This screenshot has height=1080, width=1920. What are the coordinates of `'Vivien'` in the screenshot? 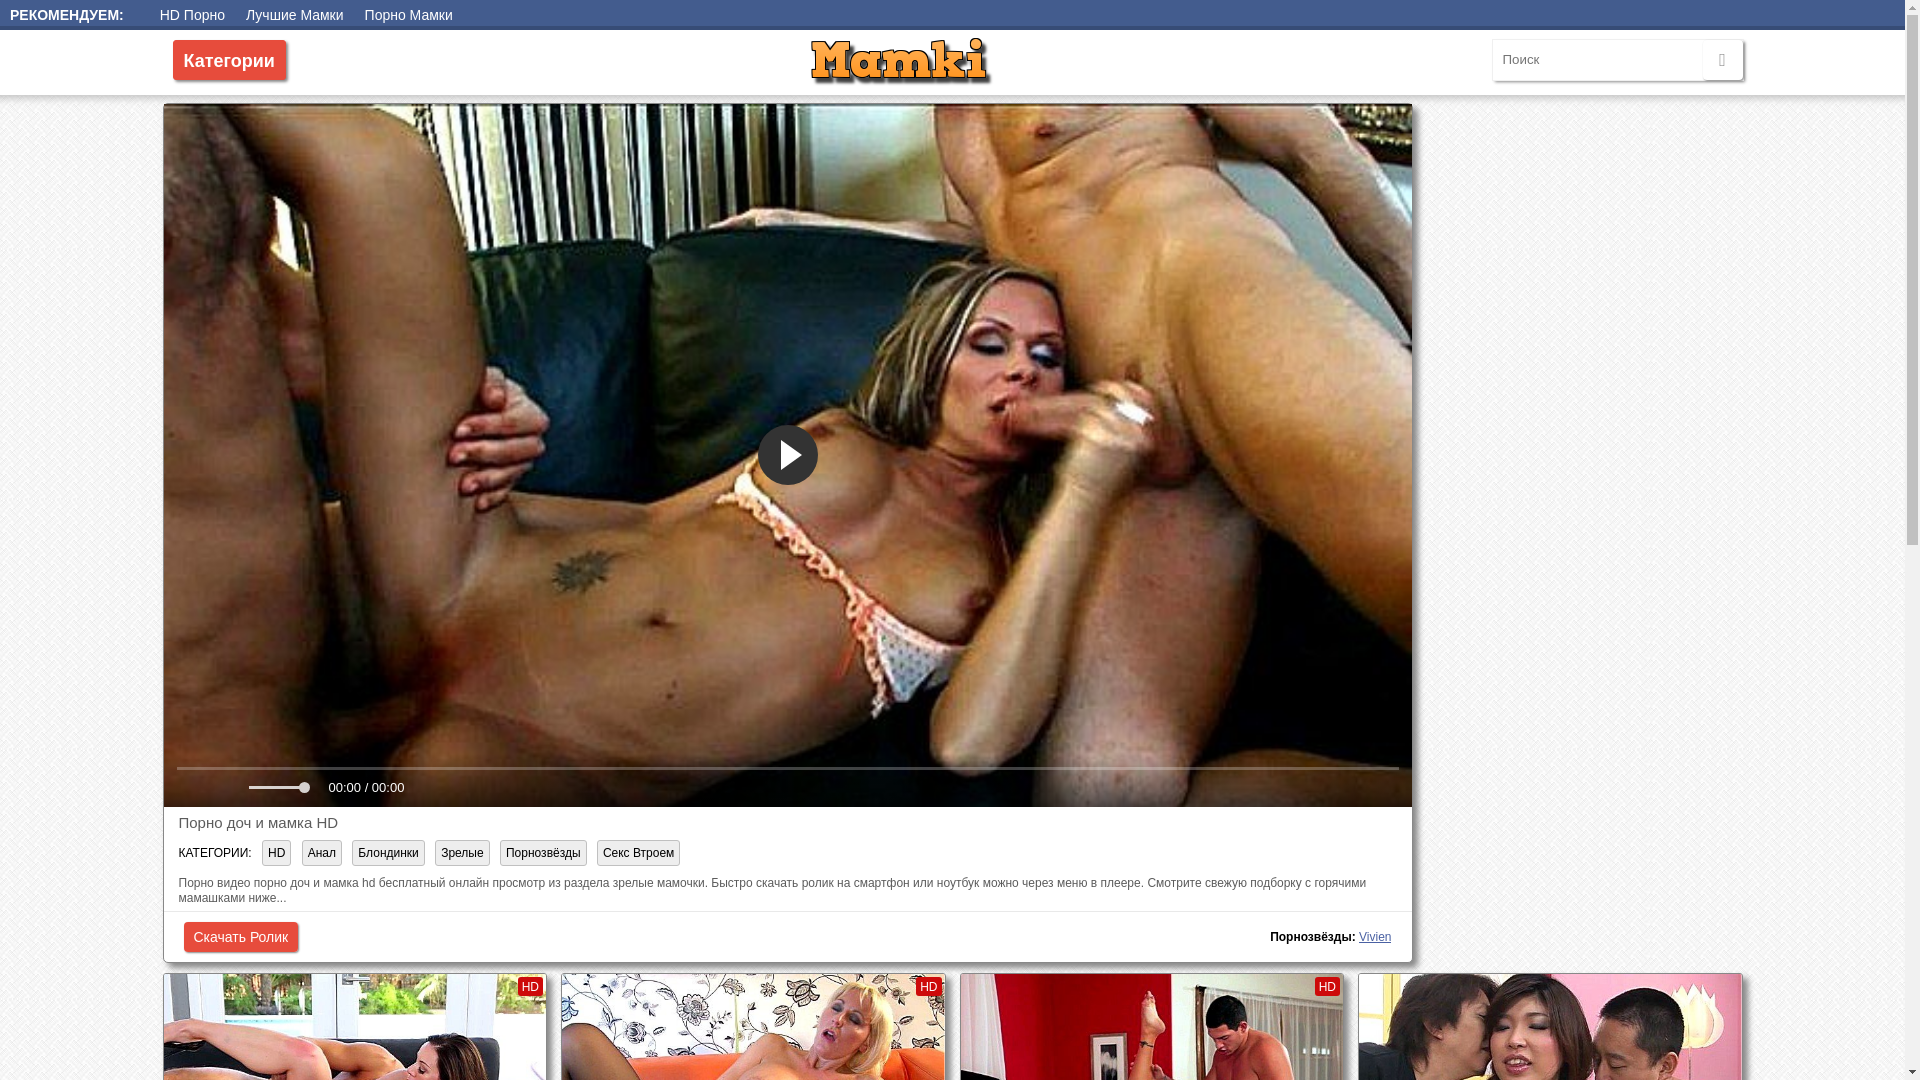 It's located at (1373, 937).